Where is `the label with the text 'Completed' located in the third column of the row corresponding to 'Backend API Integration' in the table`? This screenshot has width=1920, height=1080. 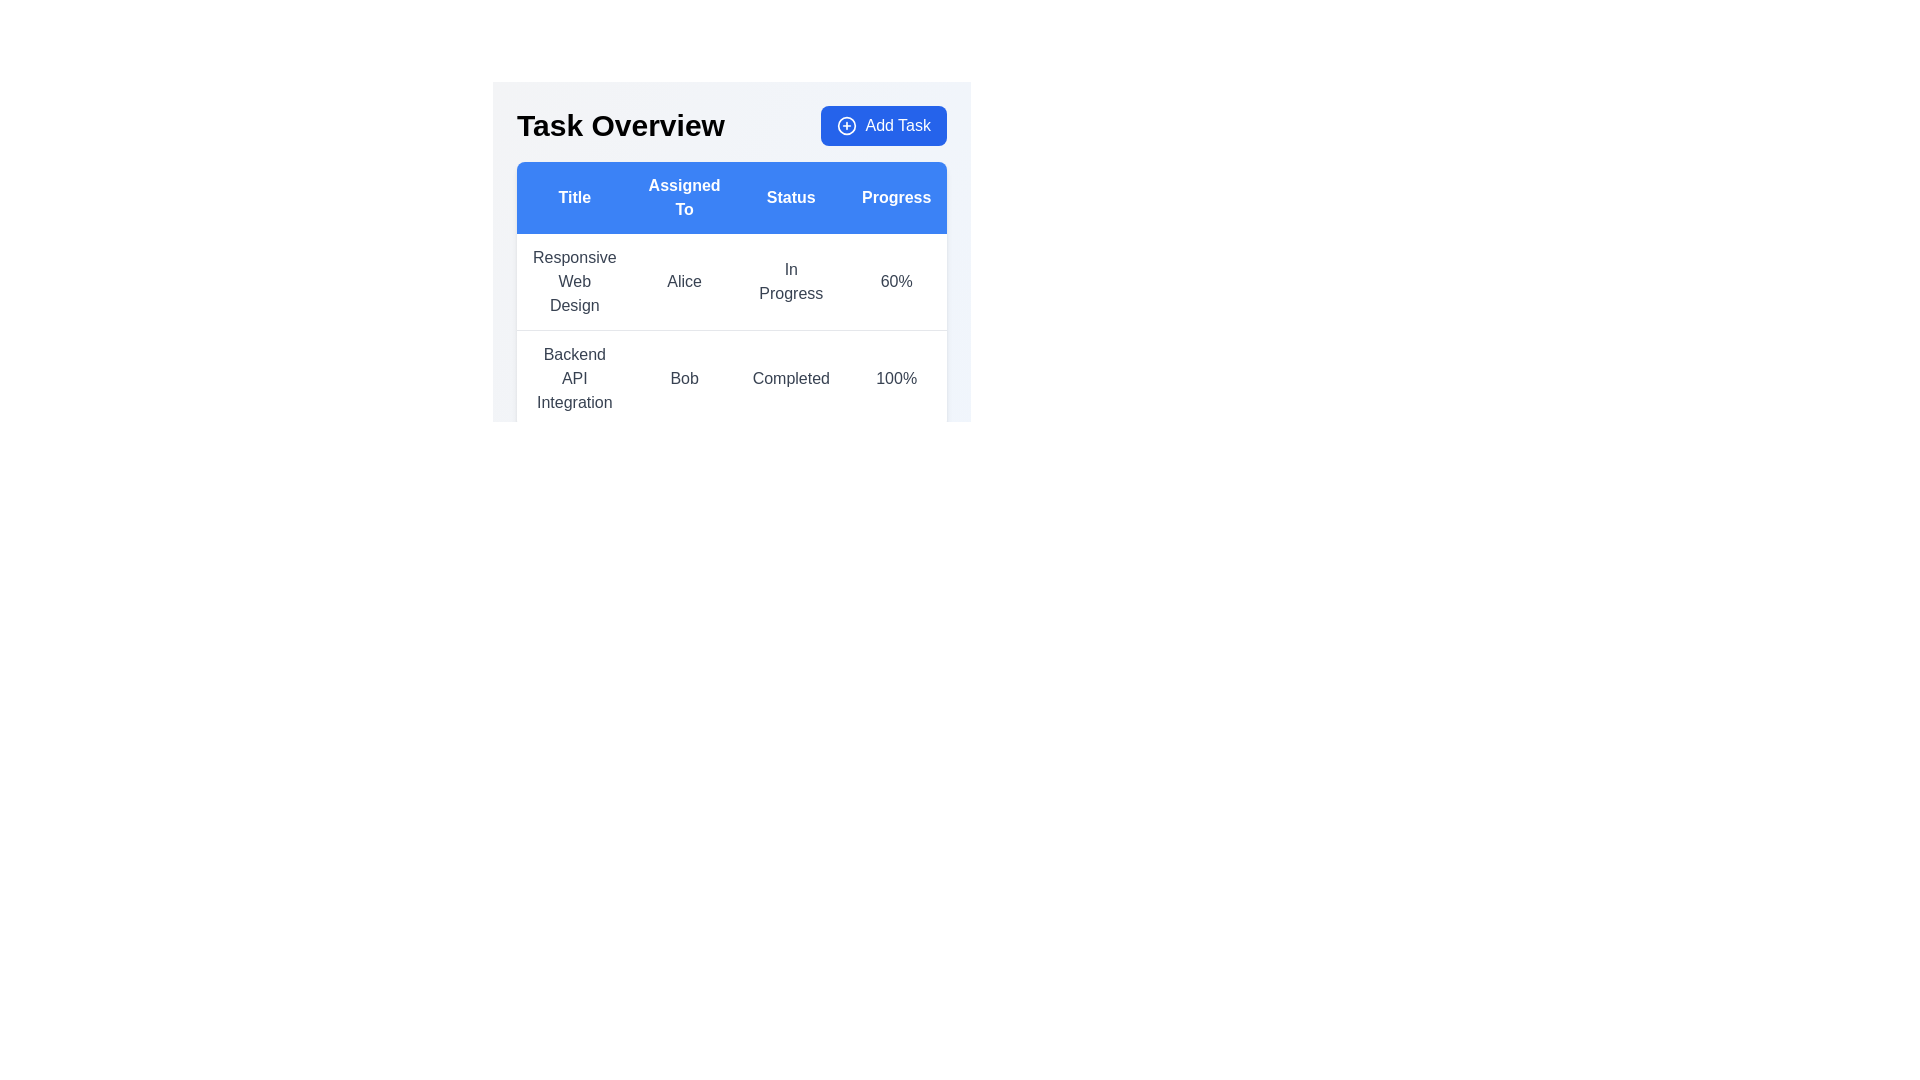
the label with the text 'Completed' located in the third column of the row corresponding to 'Backend API Integration' in the table is located at coordinates (790, 378).